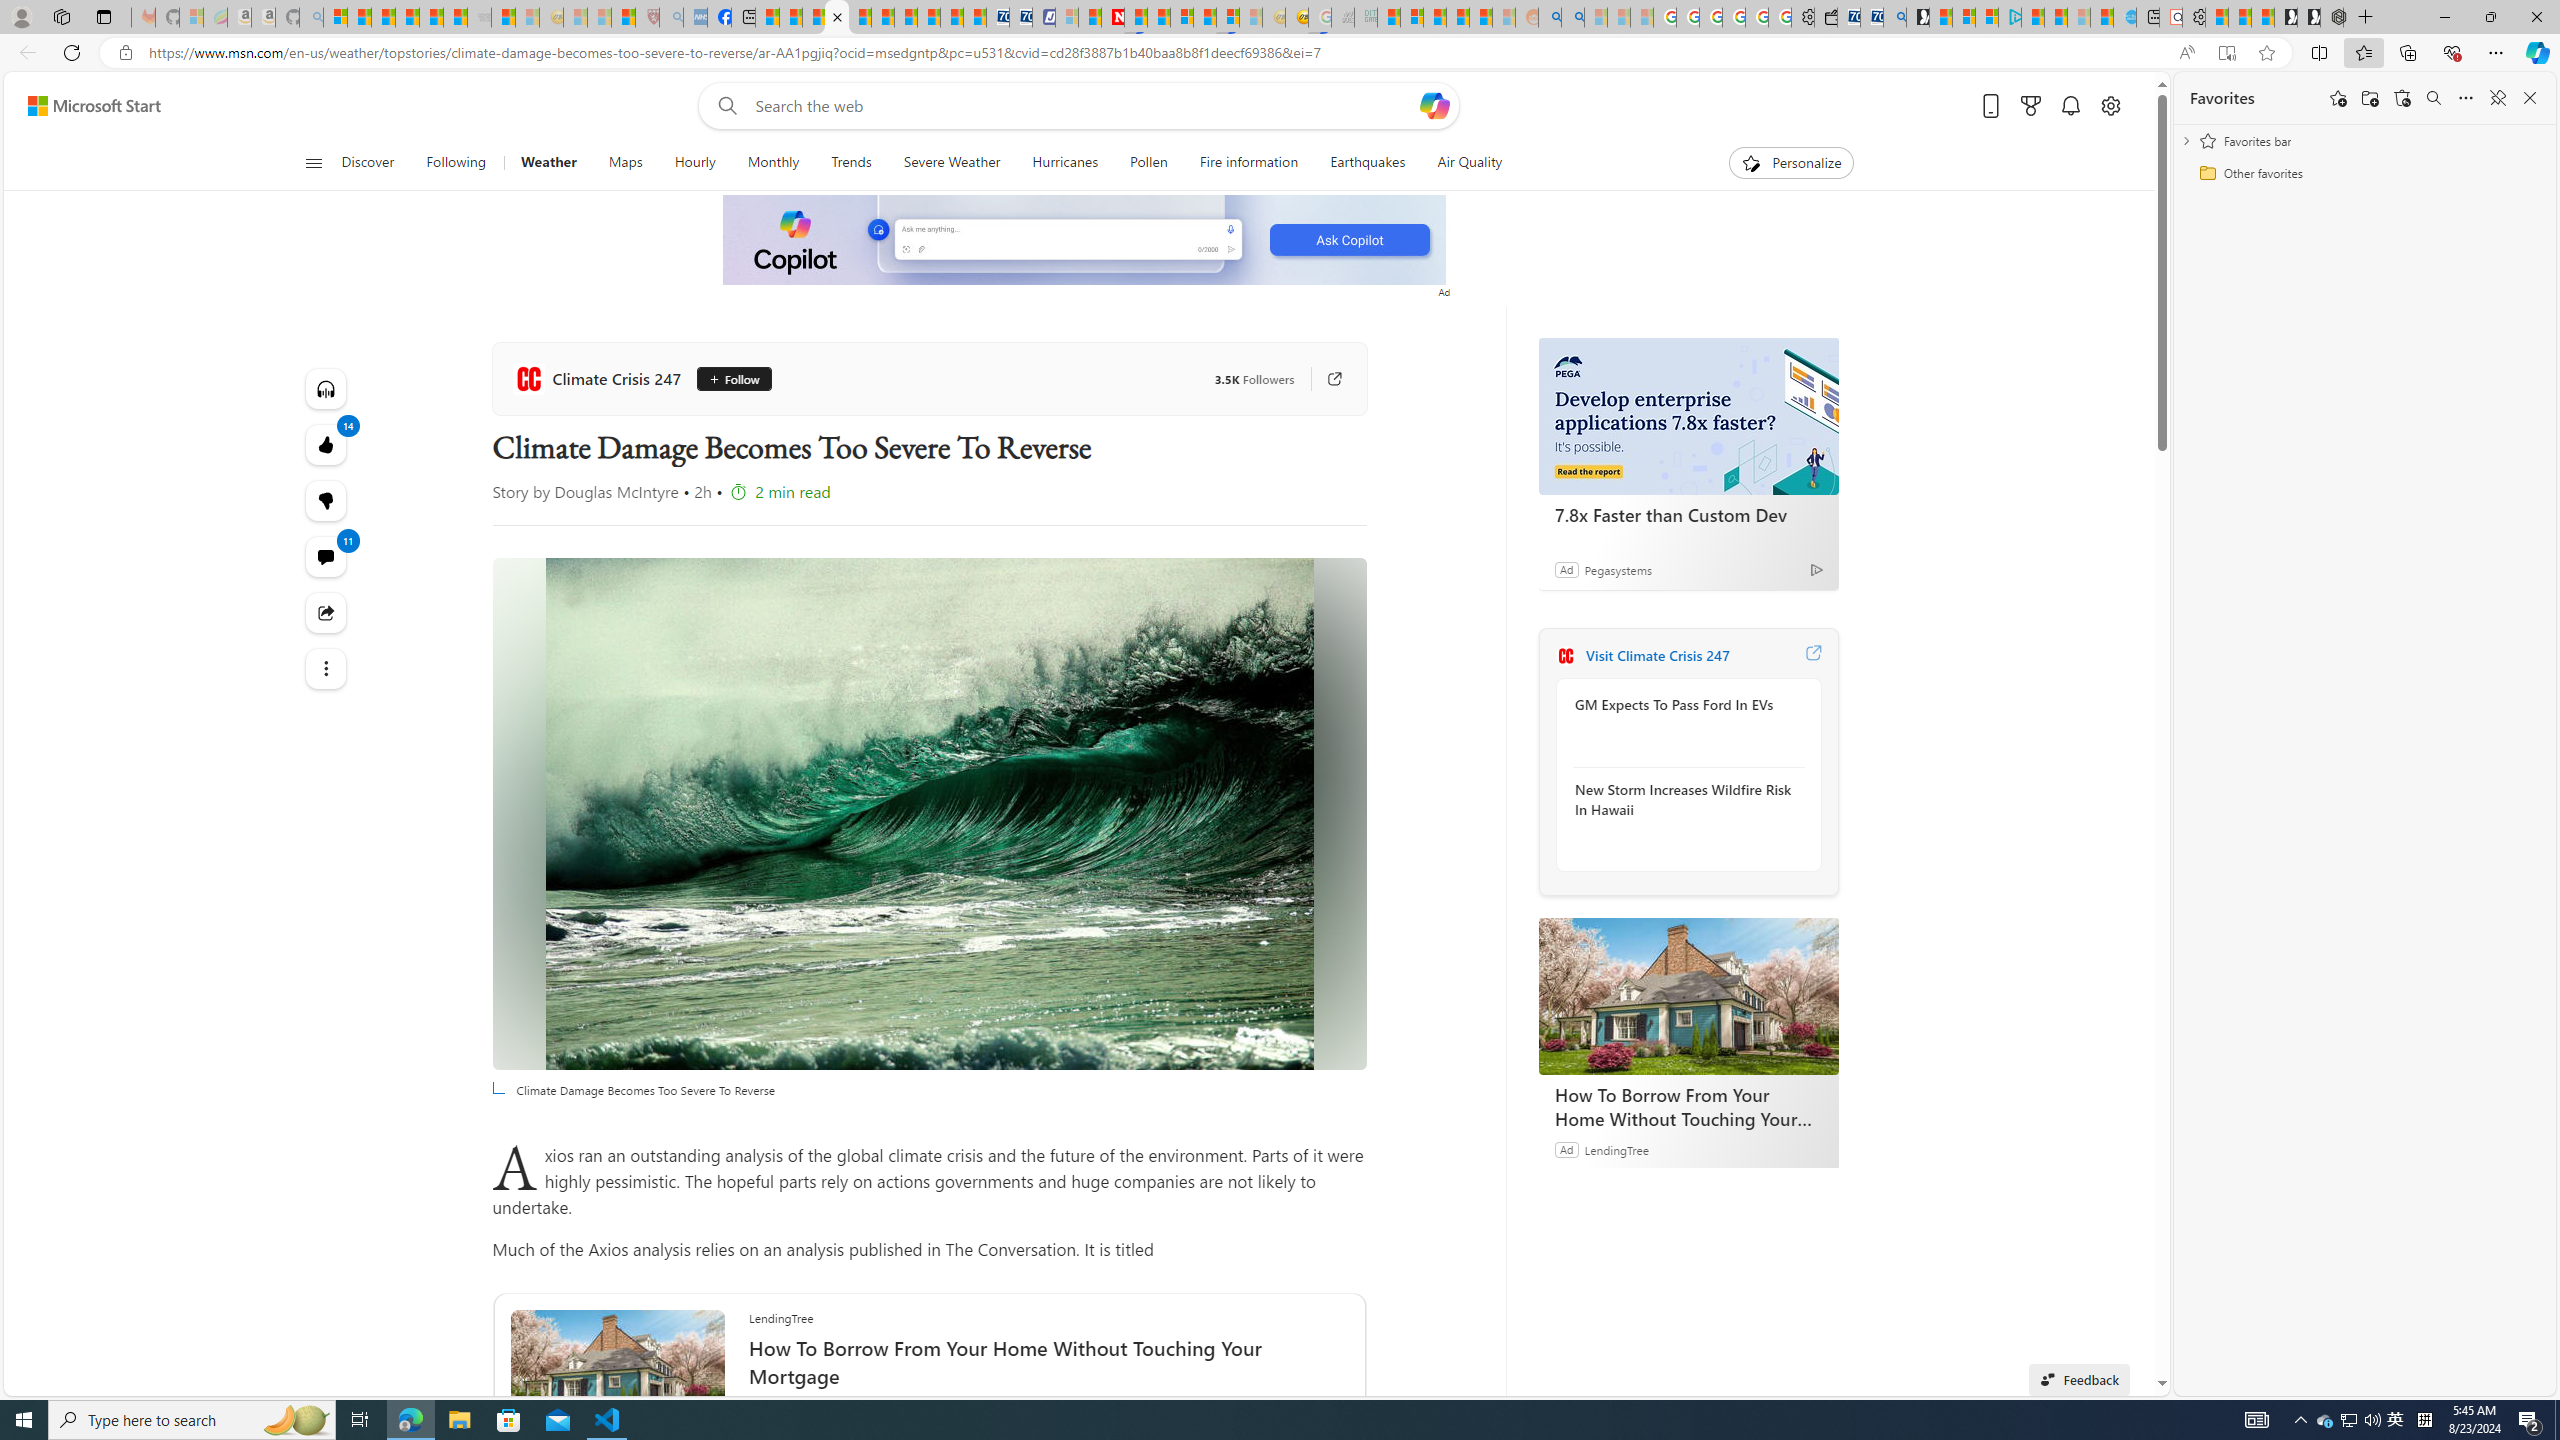 The height and width of the screenshot is (1440, 2560). What do you see at coordinates (774, 162) in the screenshot?
I see `'Monthly'` at bounding box center [774, 162].